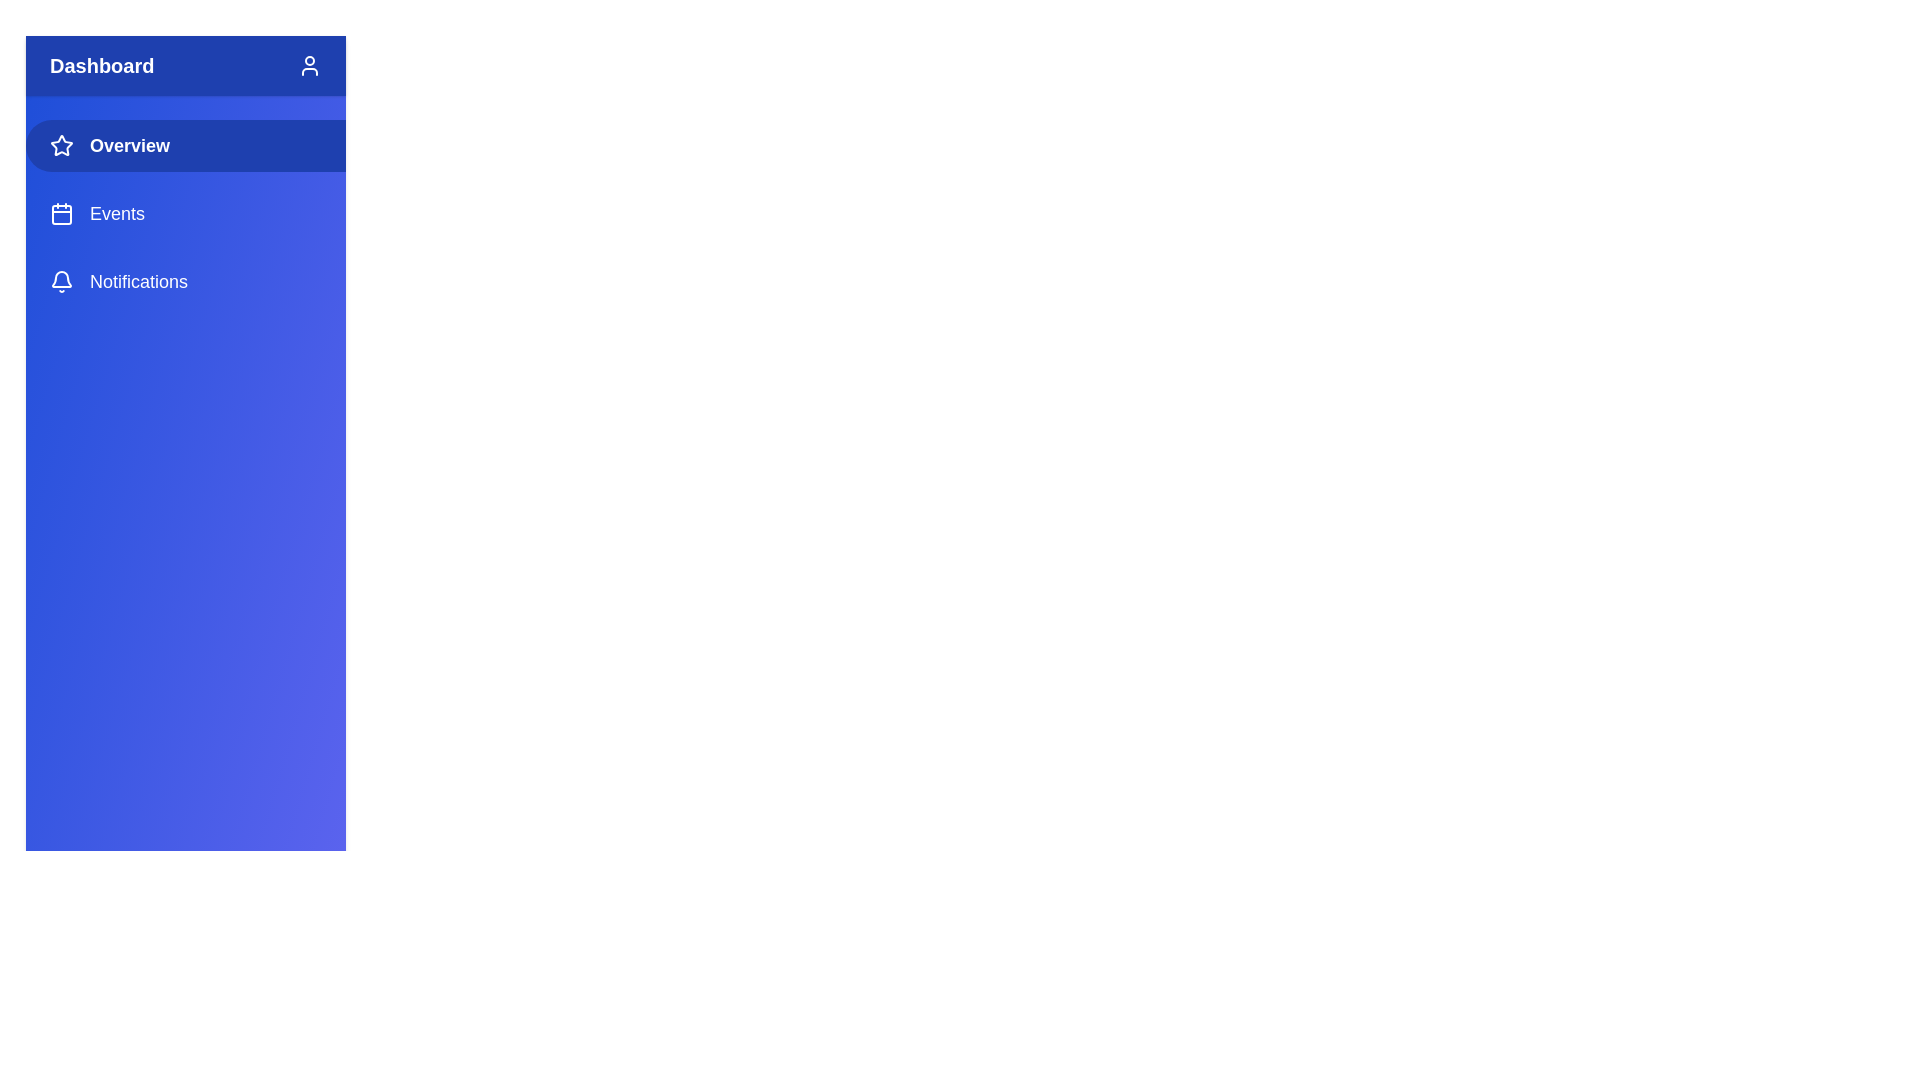 The width and height of the screenshot is (1920, 1080). Describe the element at coordinates (186, 145) in the screenshot. I see `the sidebar section Overview` at that location.